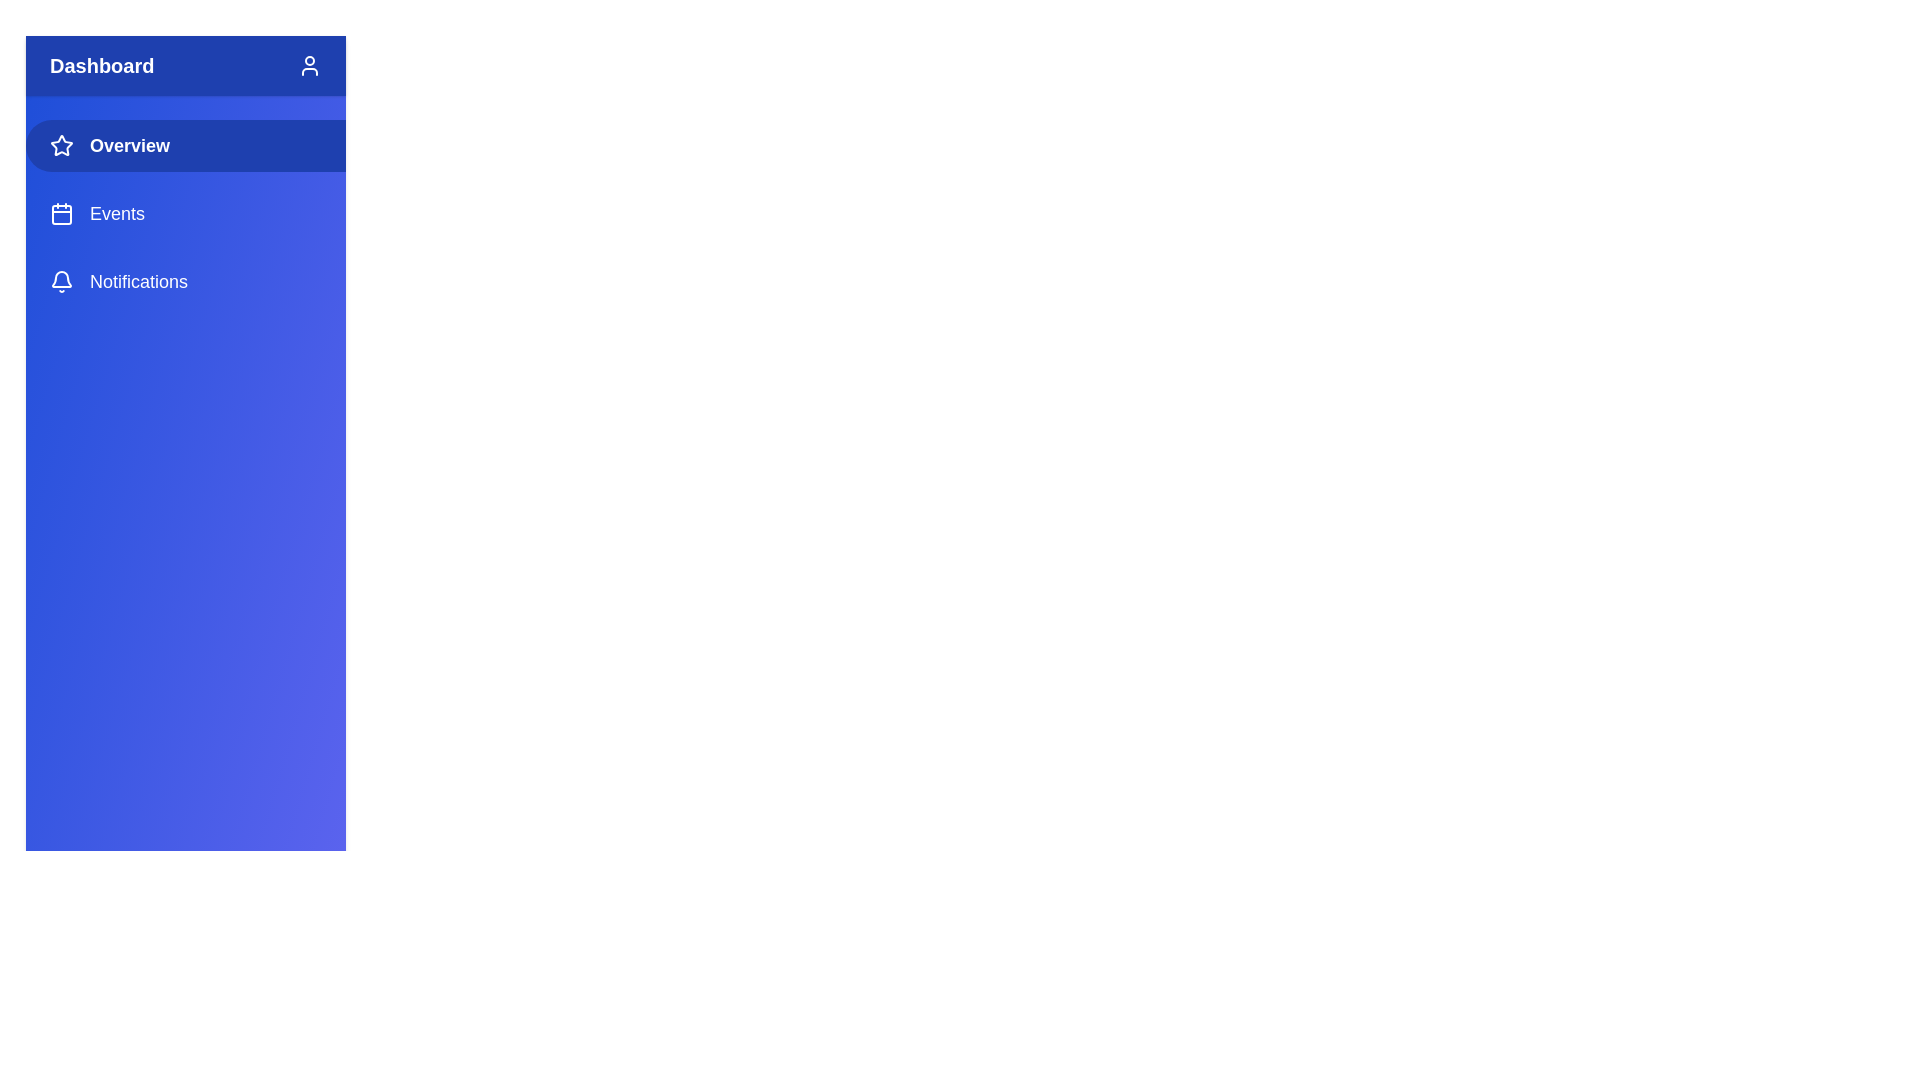 The width and height of the screenshot is (1920, 1080). Describe the element at coordinates (186, 145) in the screenshot. I see `the sidebar section Overview` at that location.